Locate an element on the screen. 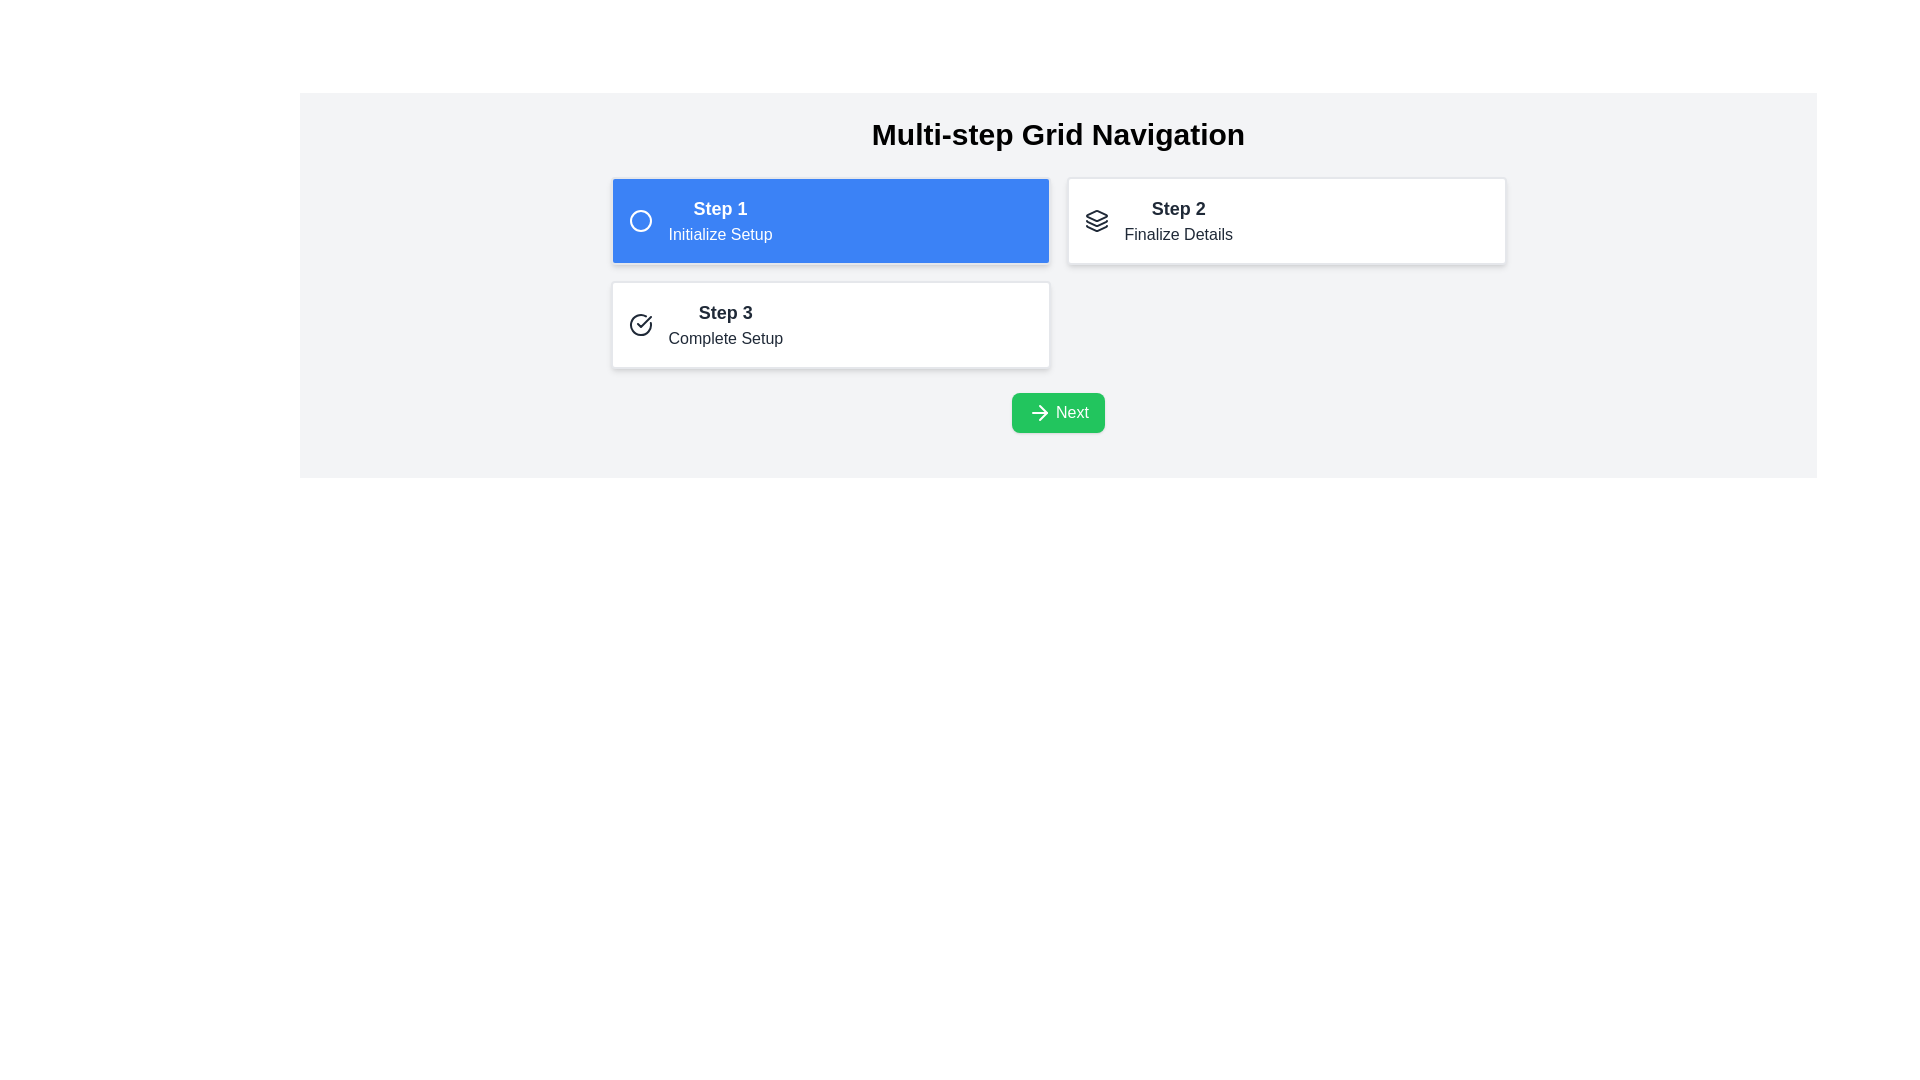 The image size is (1920, 1080). the text component indicating the first phase of the setup process in the multi-step workflow navigation is located at coordinates (720, 220).